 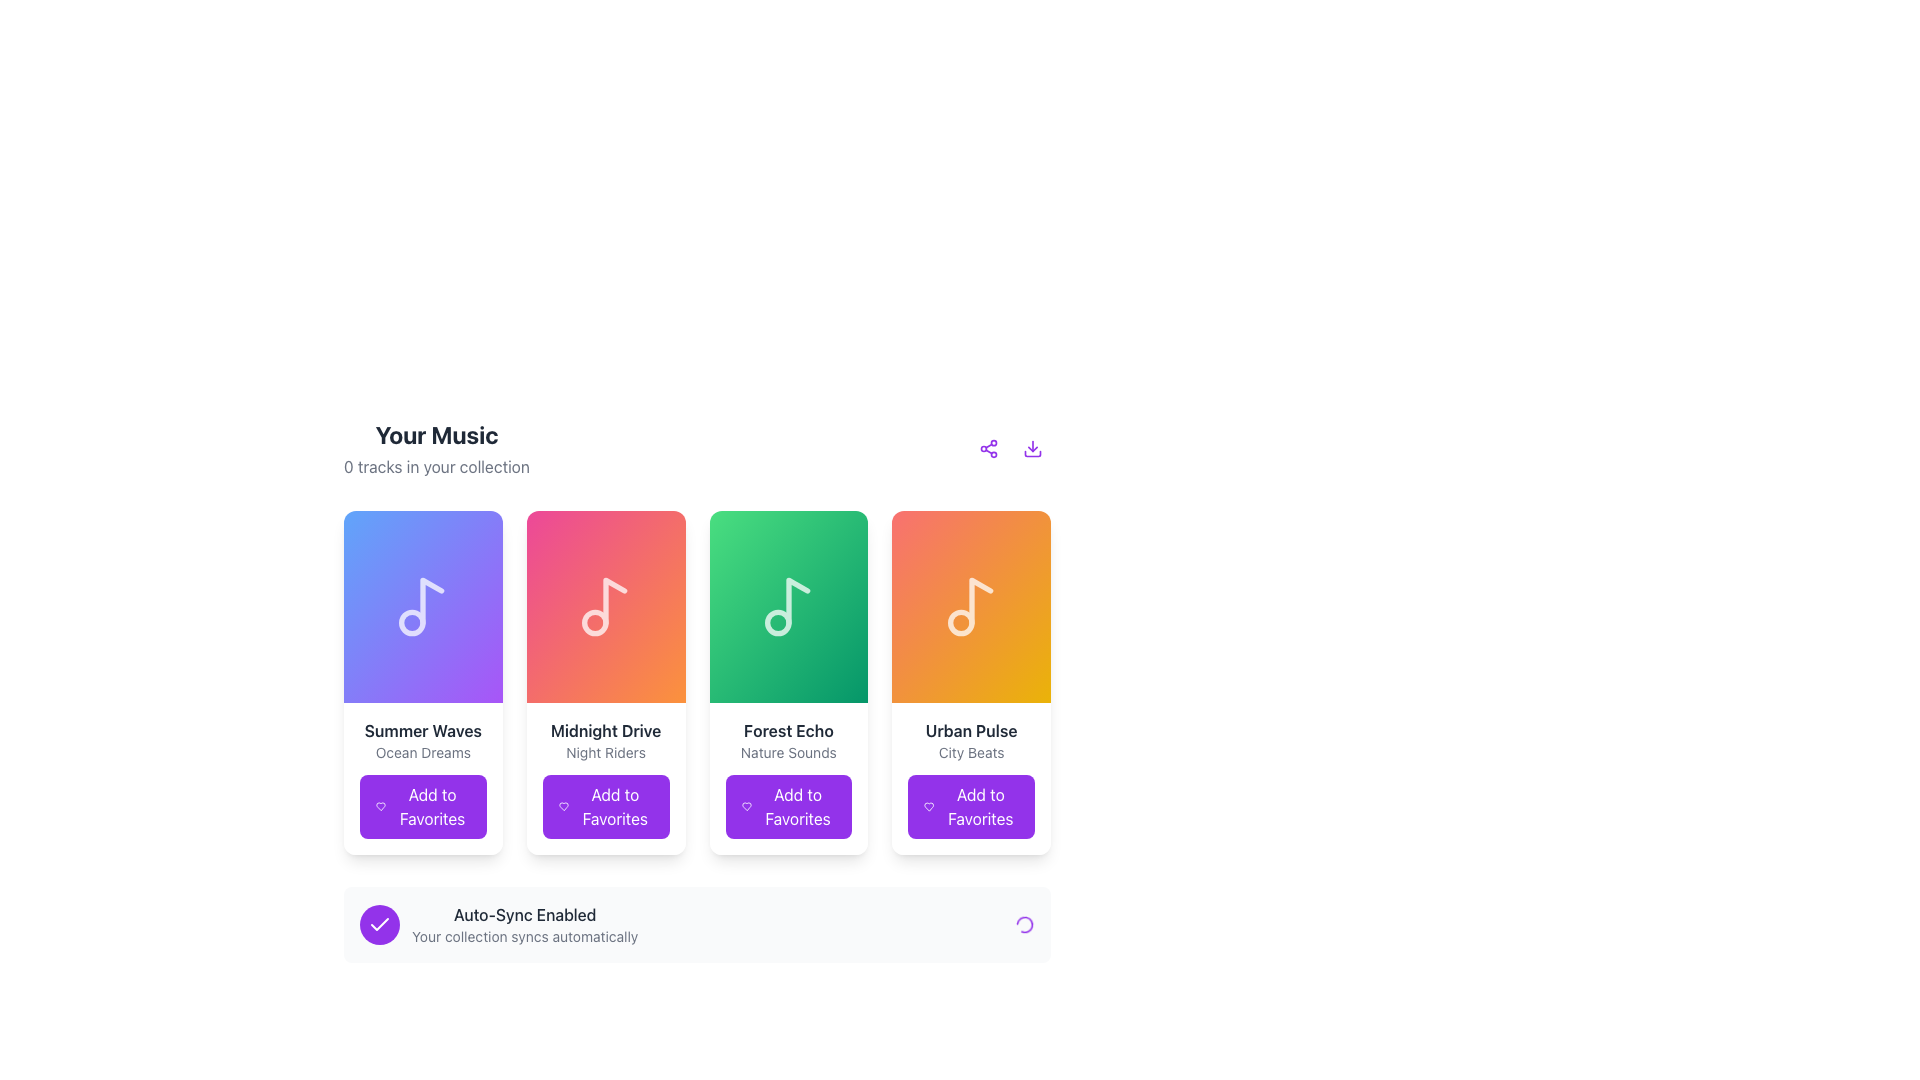 What do you see at coordinates (797, 805) in the screenshot?
I see `the 'Add to Favorites' button, which is a text label styled in white font on a purple background, located in the third card below 'Forest Echo'` at bounding box center [797, 805].